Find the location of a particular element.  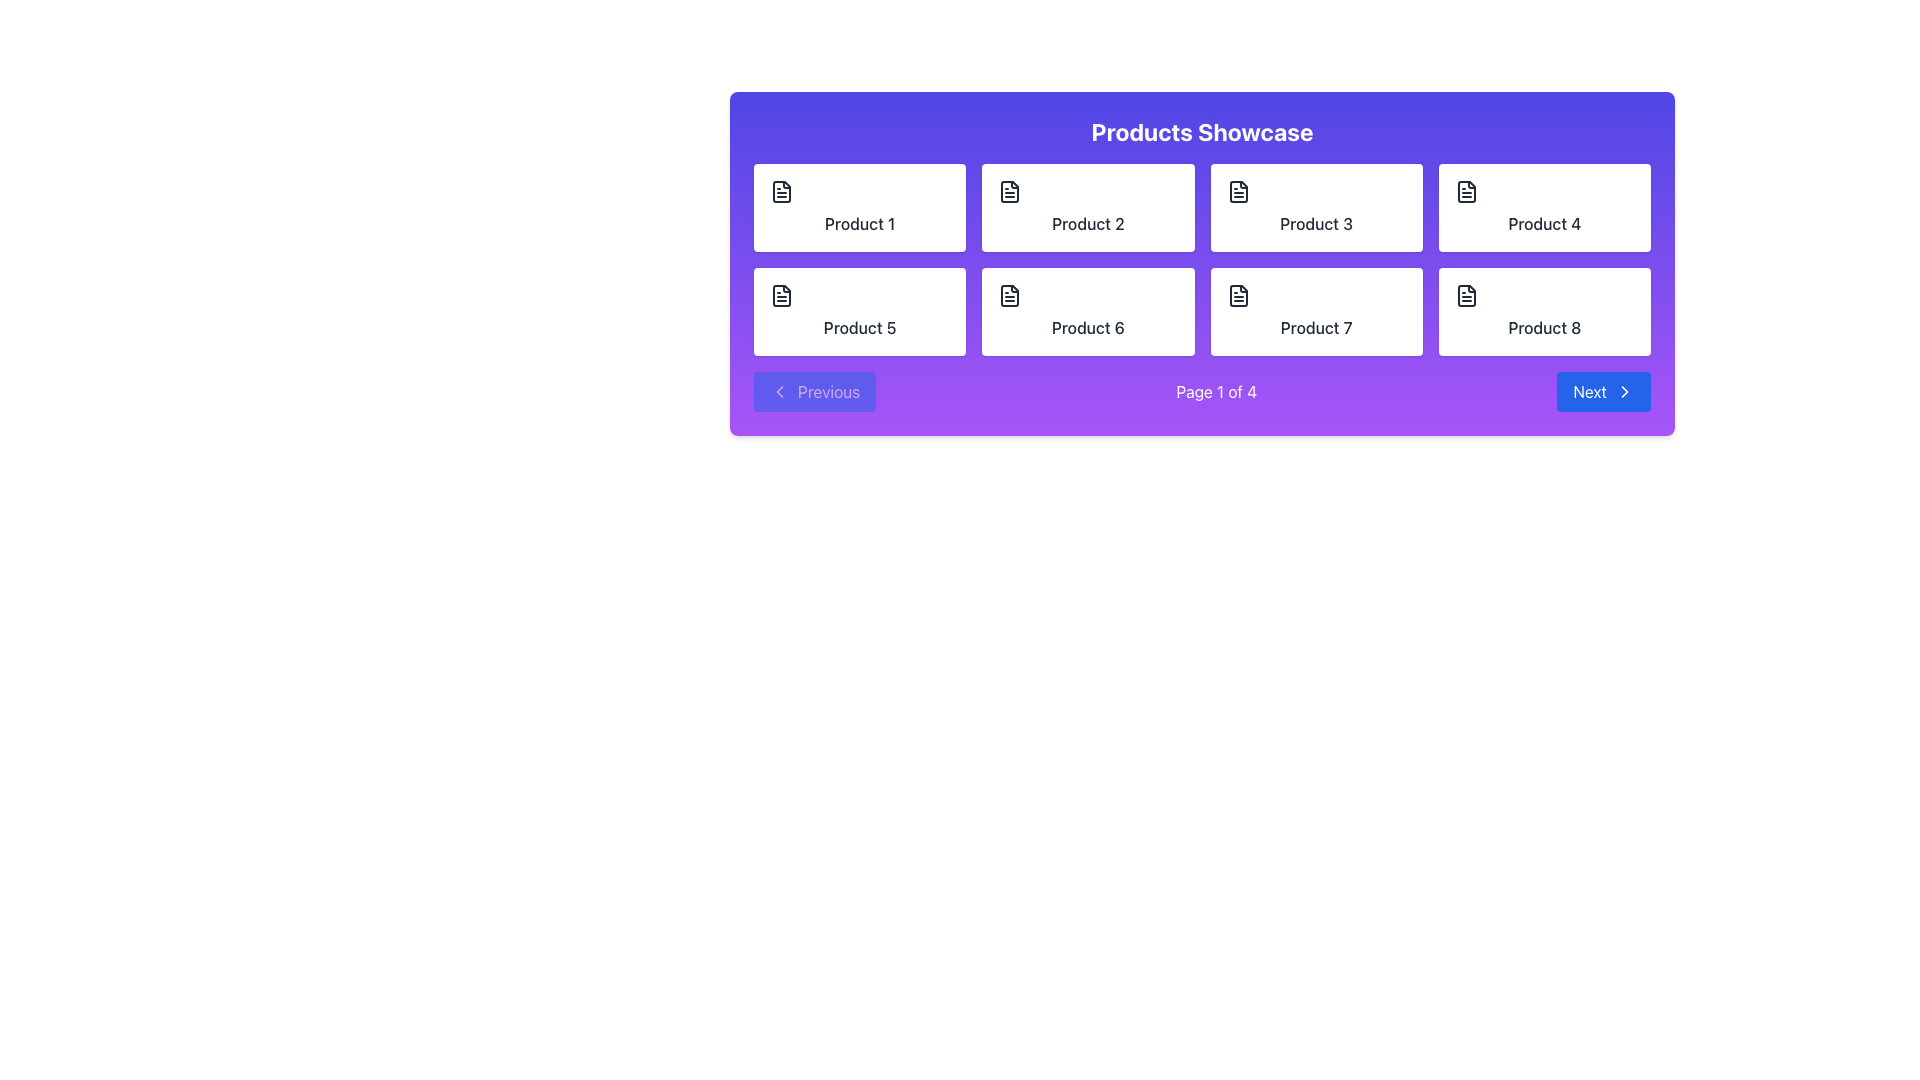

the 'Previous' button with a blue background and white text is located at coordinates (815, 392).